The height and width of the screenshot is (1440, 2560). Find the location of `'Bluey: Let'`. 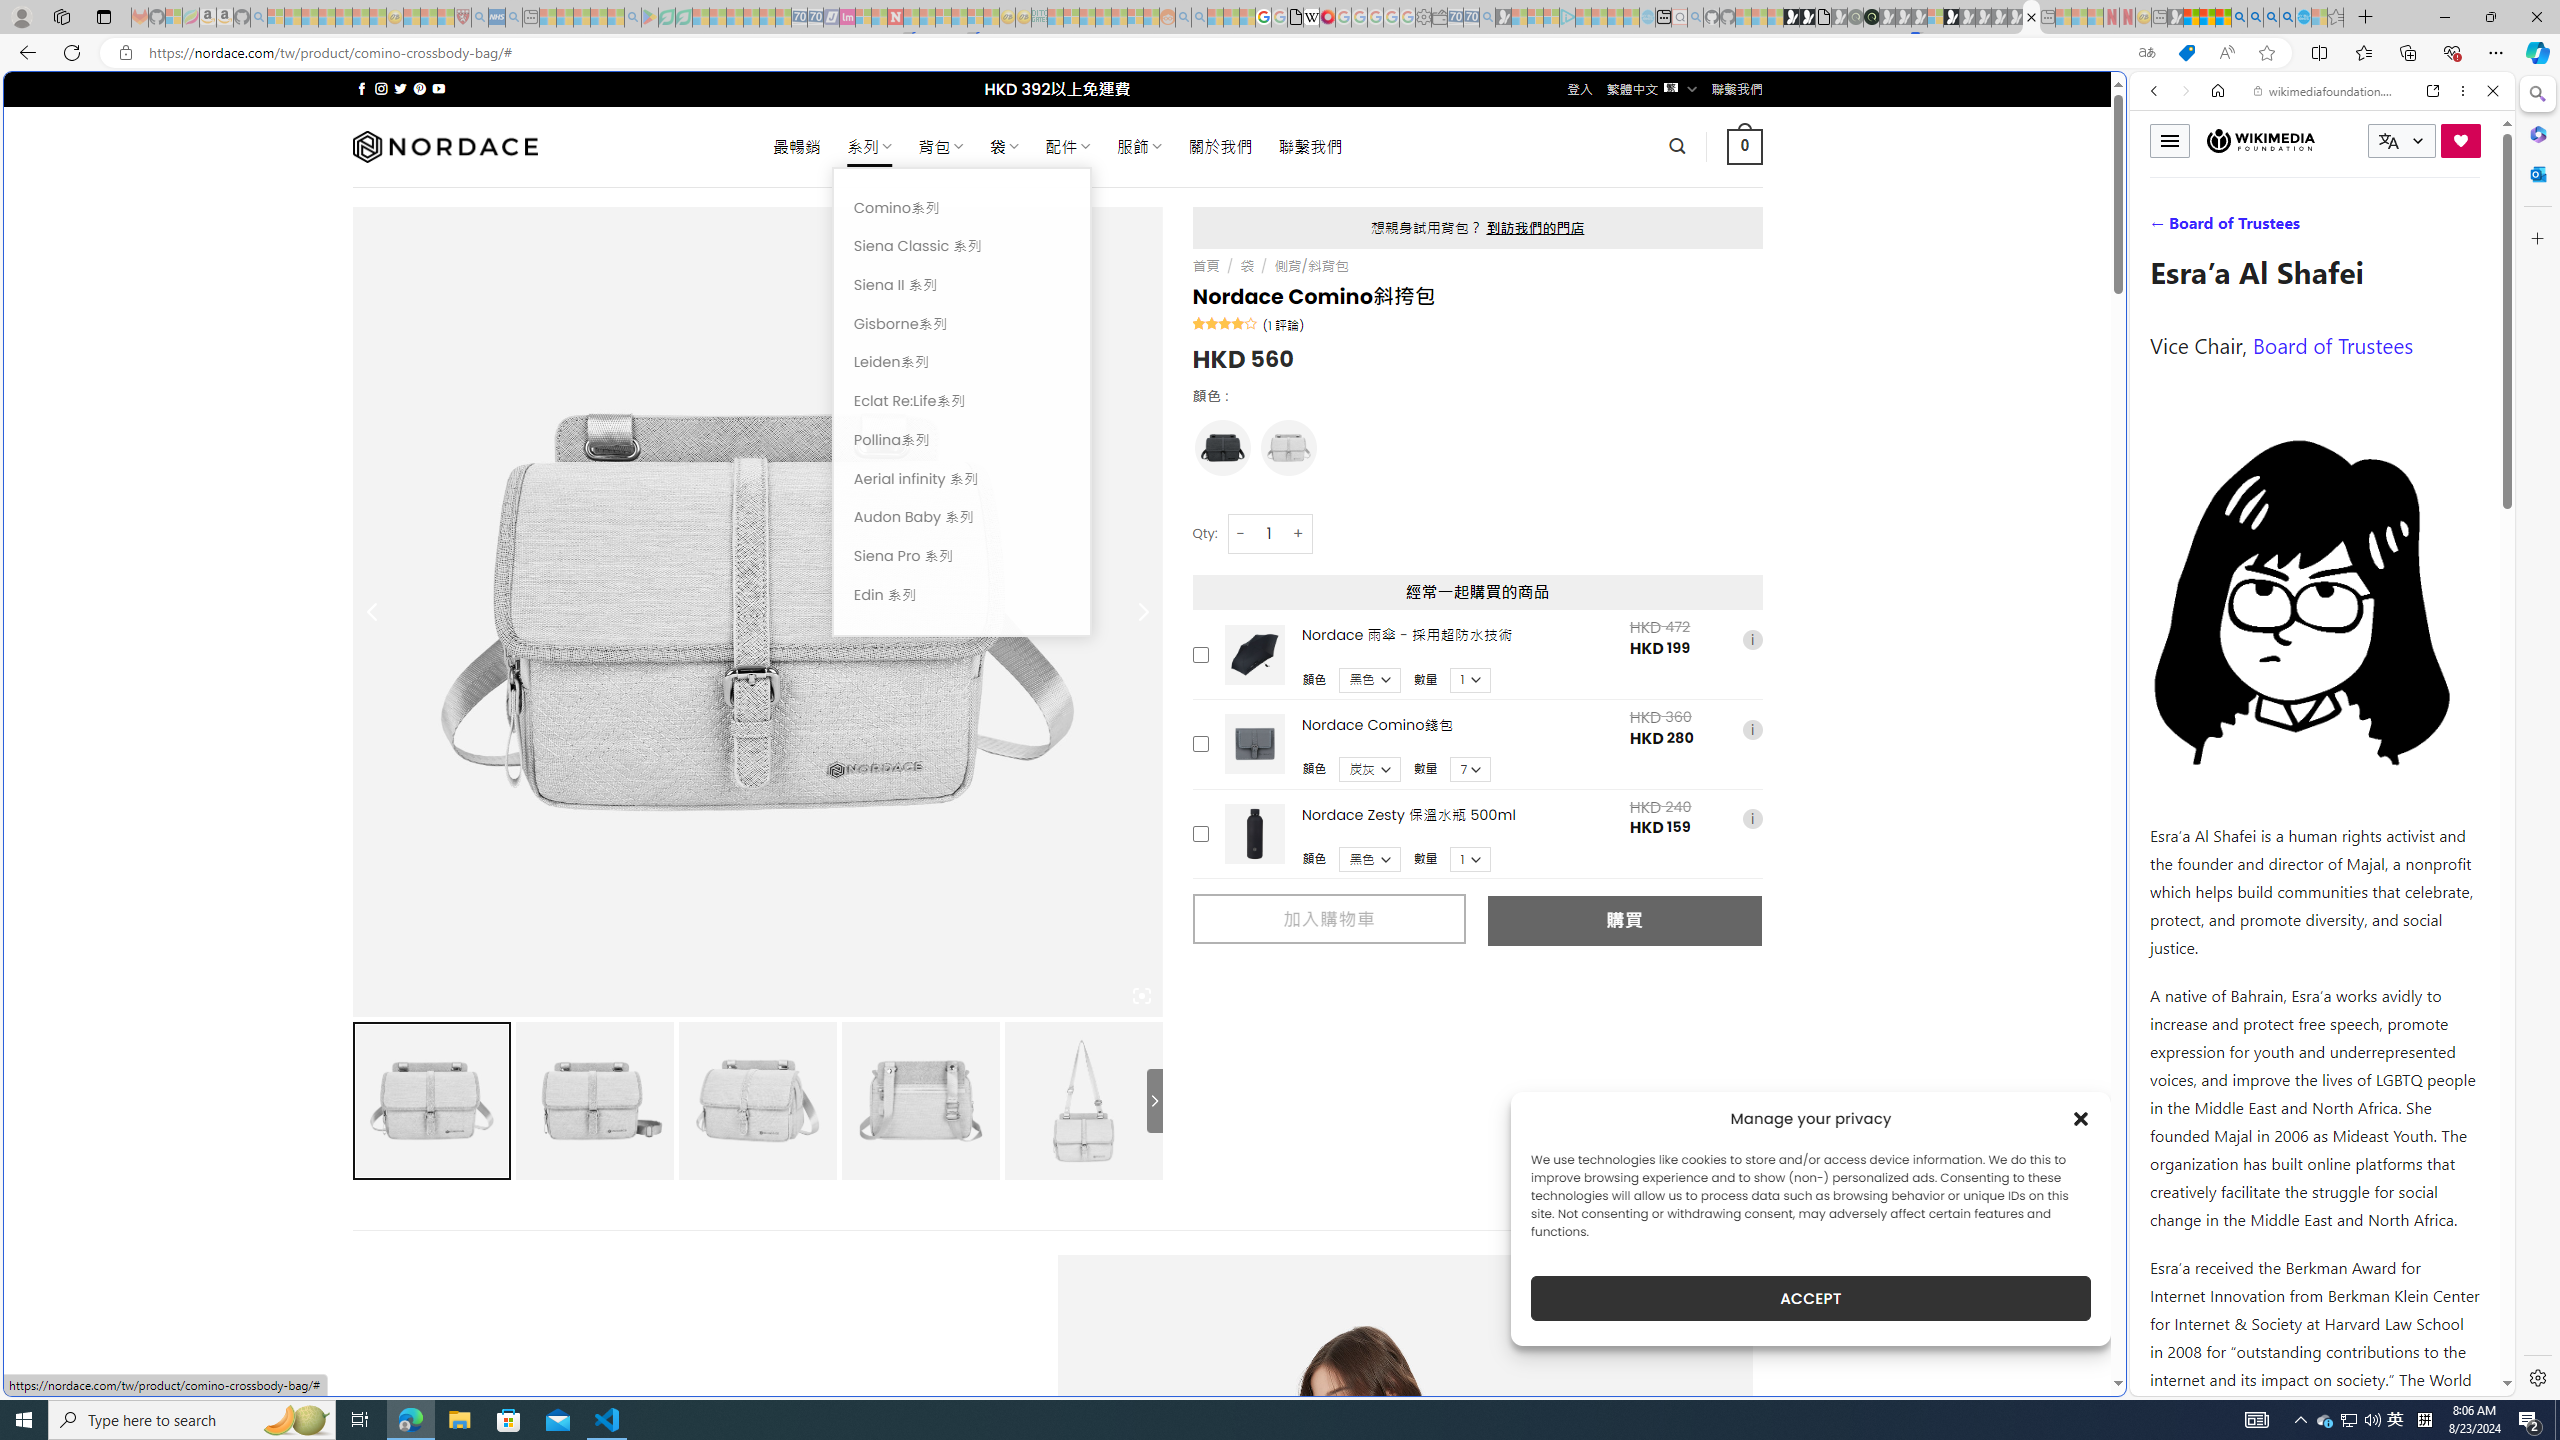

'Bluey: Let' is located at coordinates (649, 16).